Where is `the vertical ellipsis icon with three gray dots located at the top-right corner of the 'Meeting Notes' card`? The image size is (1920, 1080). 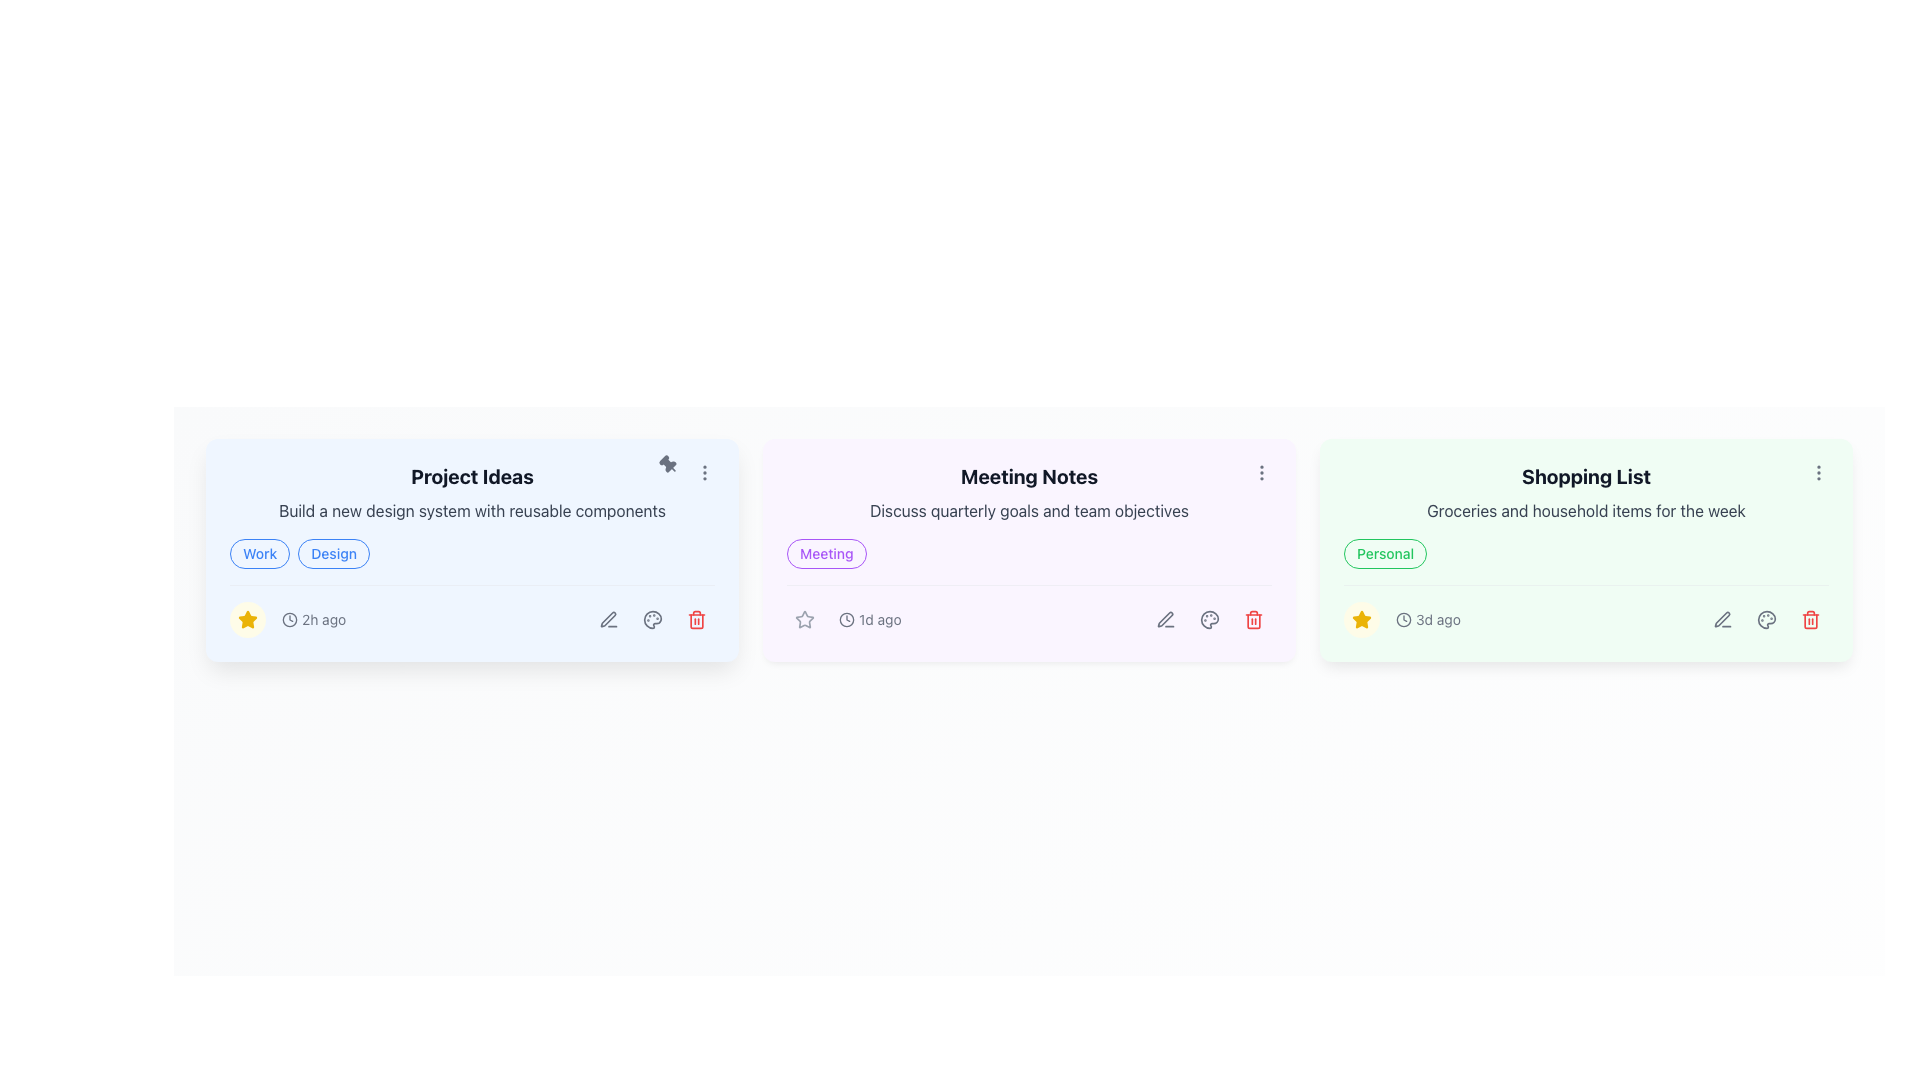
the vertical ellipsis icon with three gray dots located at the top-right corner of the 'Meeting Notes' card is located at coordinates (1261, 473).